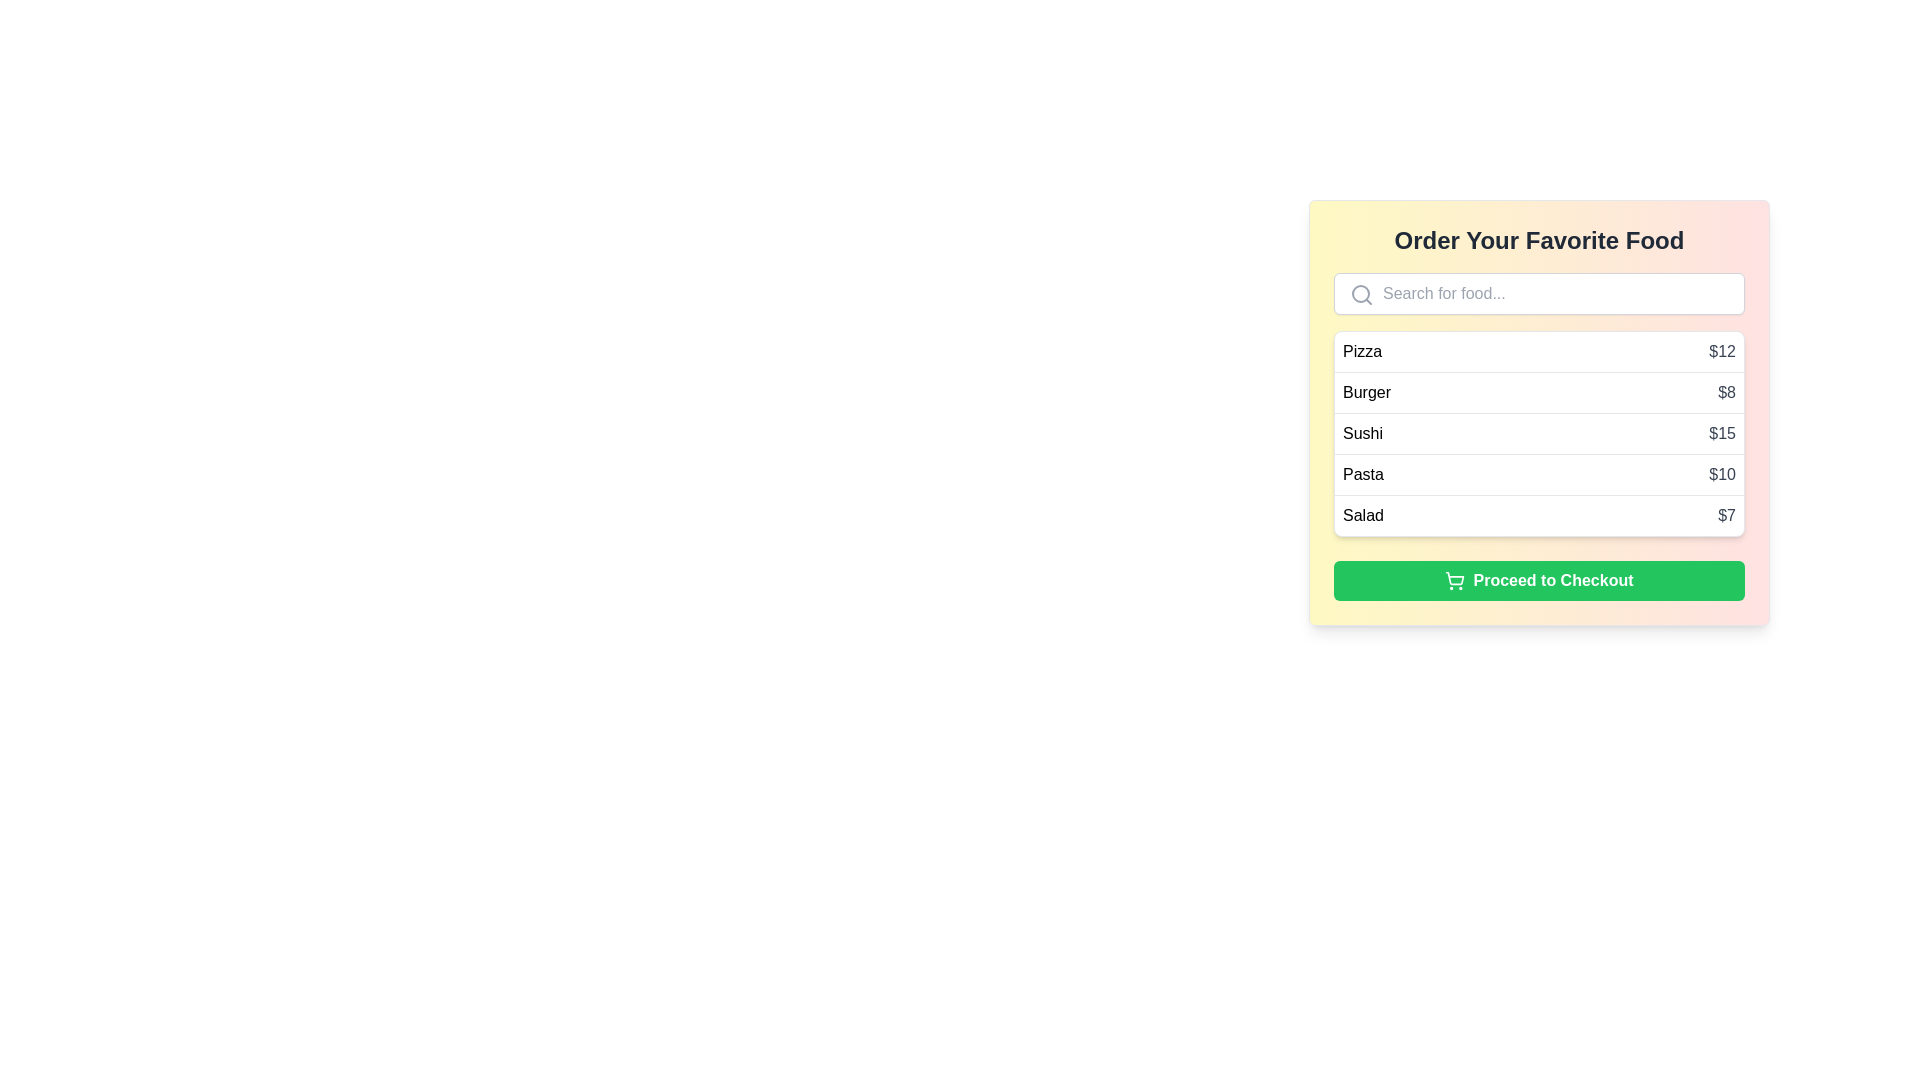  I want to click on the text label displaying 'Pizza' which is part of the food items list under 'Order Your Favorite Food', so click(1361, 350).